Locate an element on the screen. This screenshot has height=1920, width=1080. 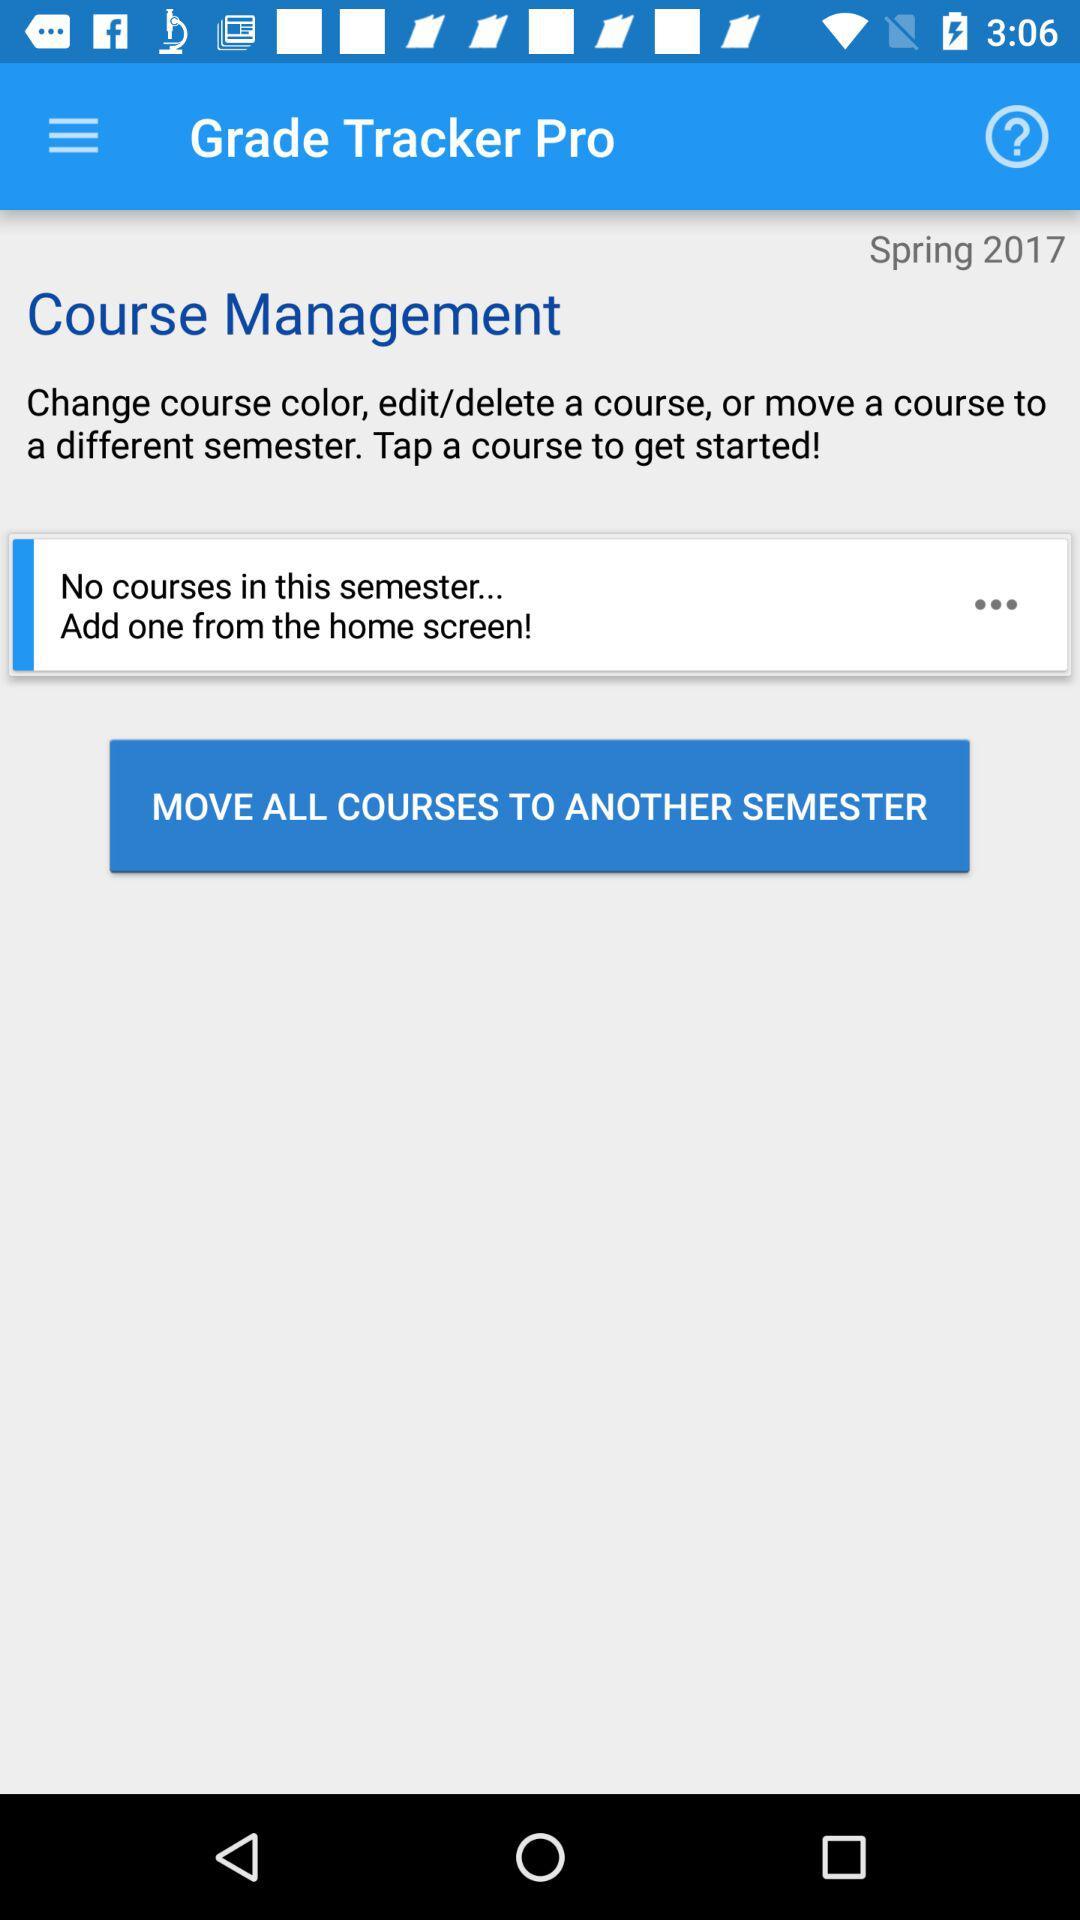
access the menue is located at coordinates (72, 135).